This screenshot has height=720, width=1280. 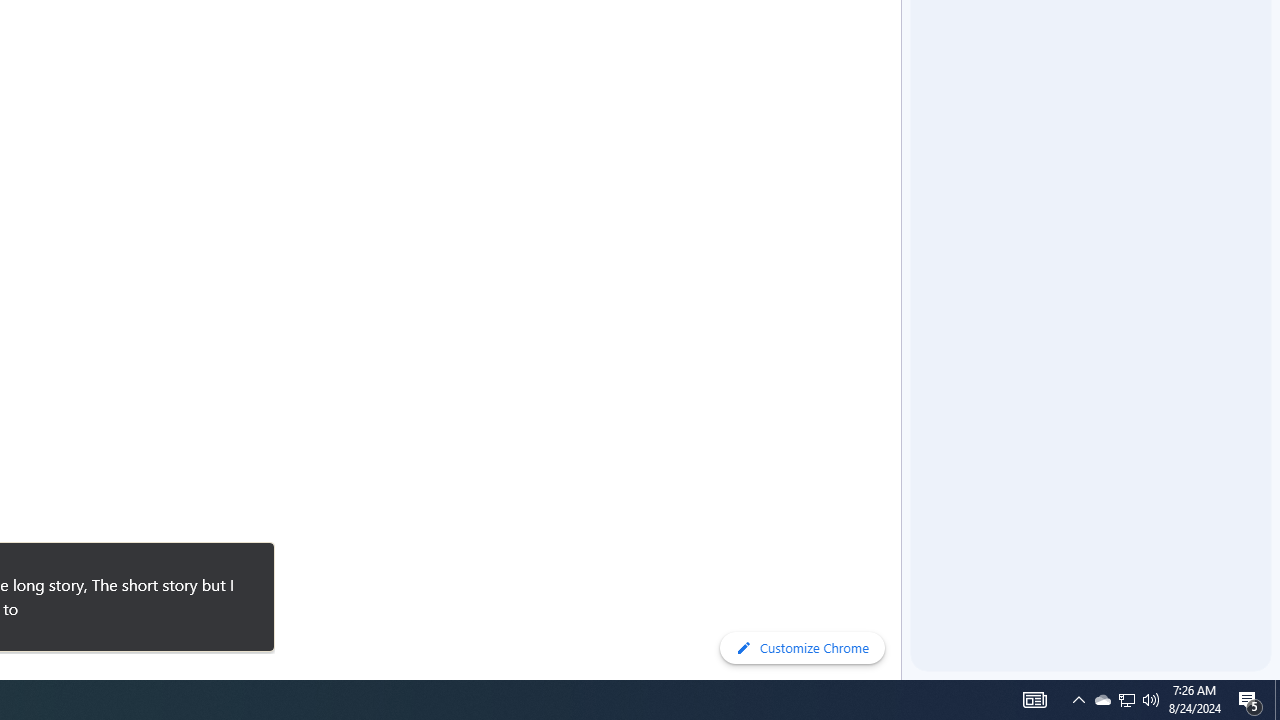 I want to click on 'Side Panel Resize Handle', so click(x=904, y=39).